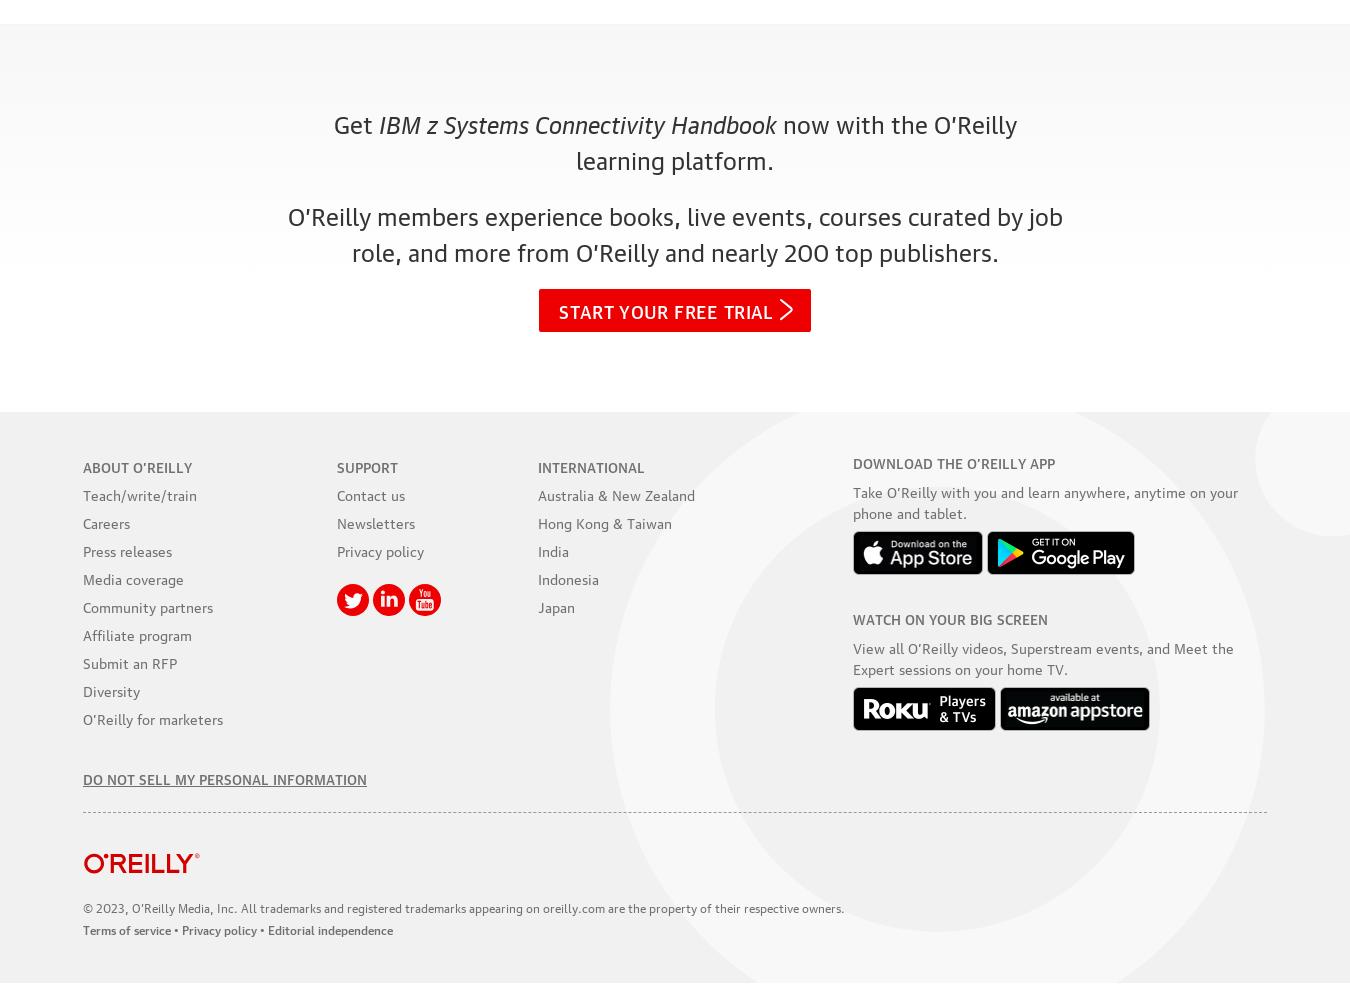 The width and height of the screenshot is (1350, 1000). Describe the element at coordinates (929, 512) in the screenshot. I see `'and tablet.'` at that location.